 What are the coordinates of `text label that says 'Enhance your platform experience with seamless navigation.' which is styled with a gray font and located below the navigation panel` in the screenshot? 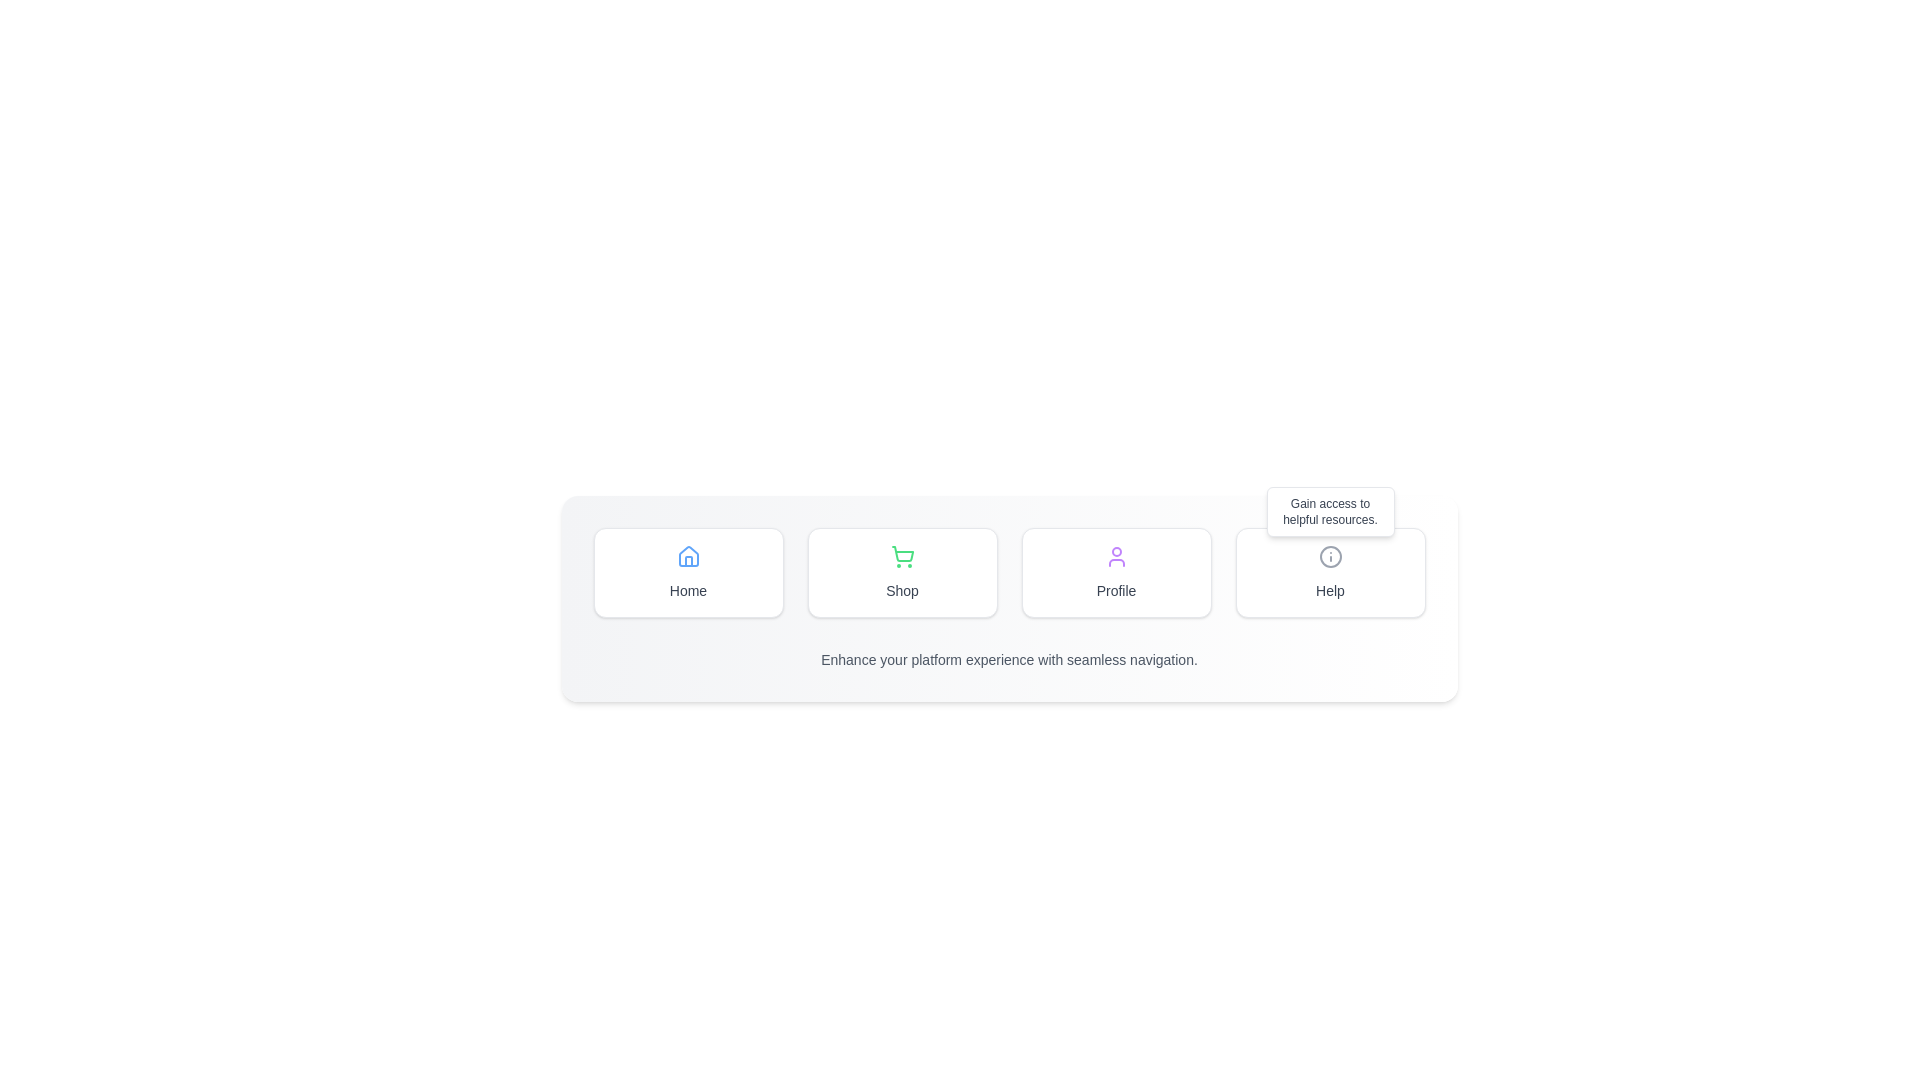 It's located at (1009, 659).